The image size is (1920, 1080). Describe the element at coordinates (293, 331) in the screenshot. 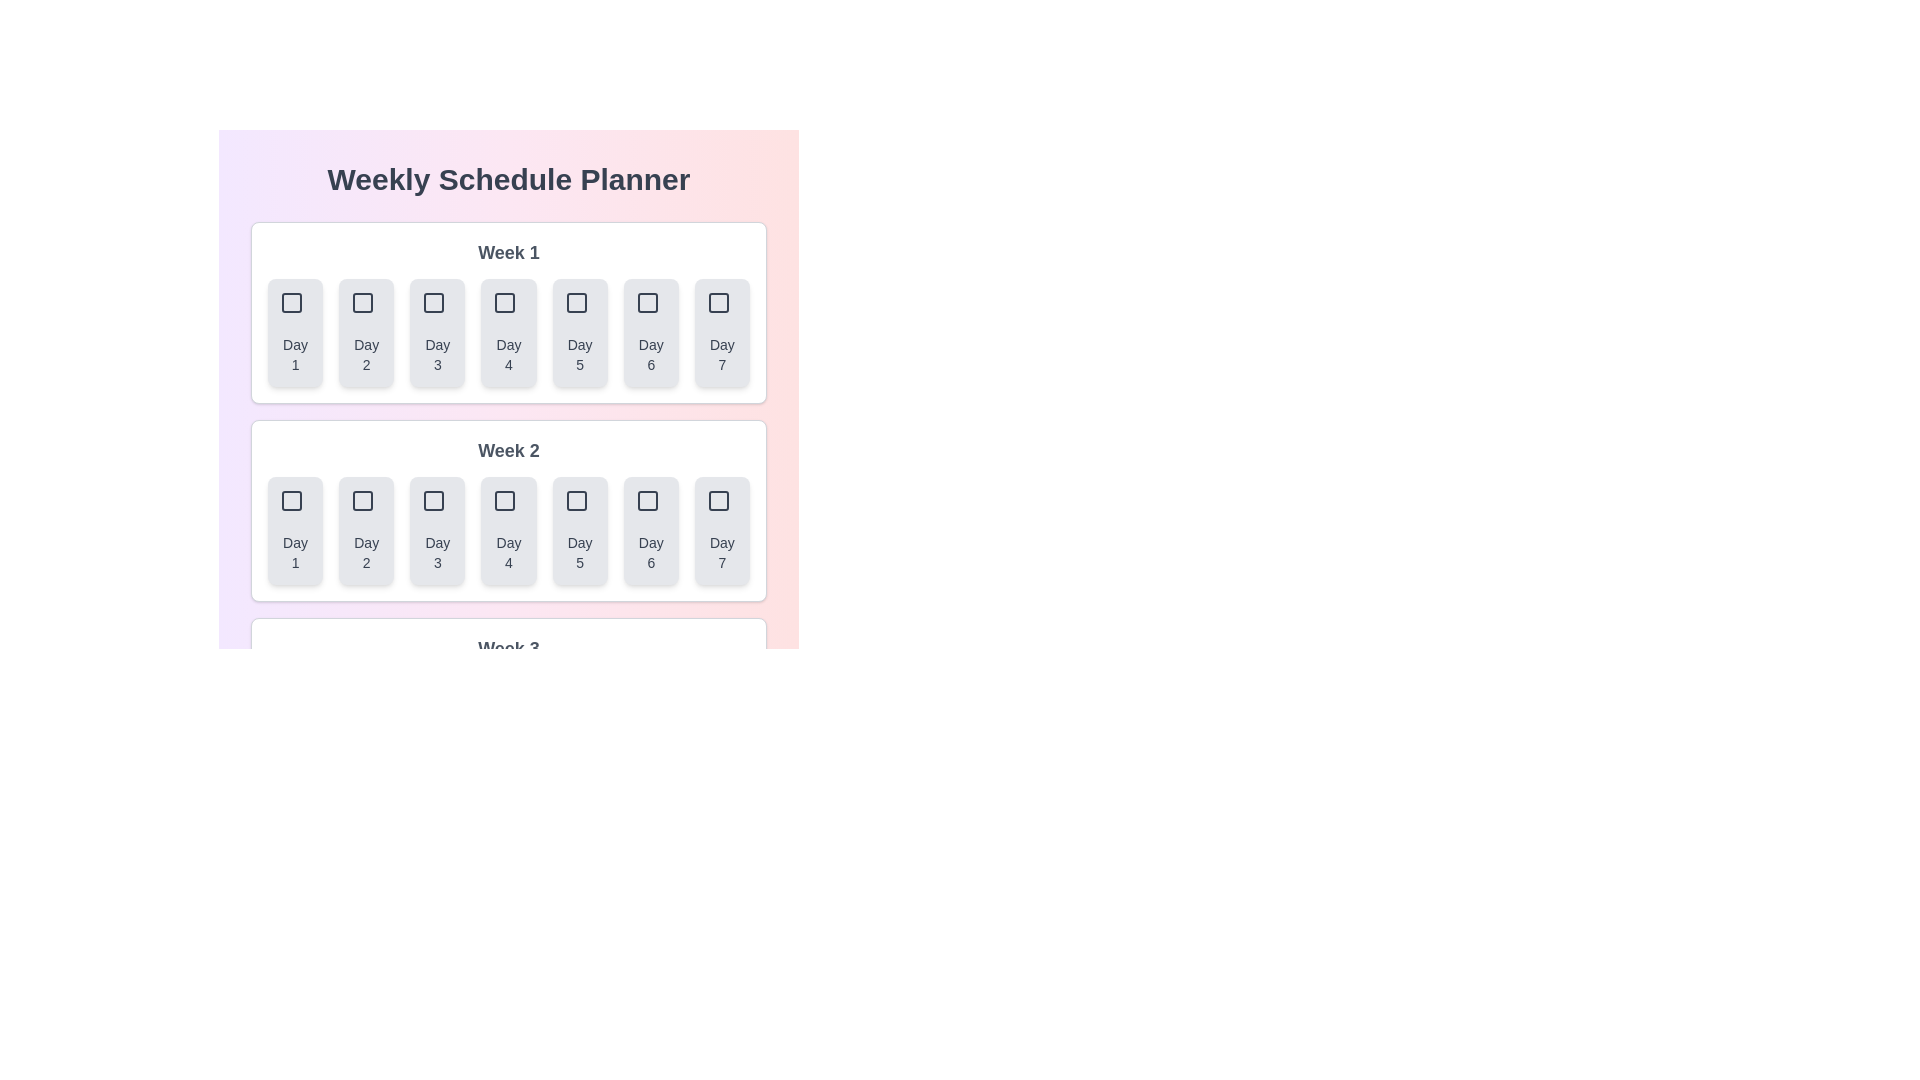

I see `the button corresponding to Week 1 and Day 1 to select that day` at that location.